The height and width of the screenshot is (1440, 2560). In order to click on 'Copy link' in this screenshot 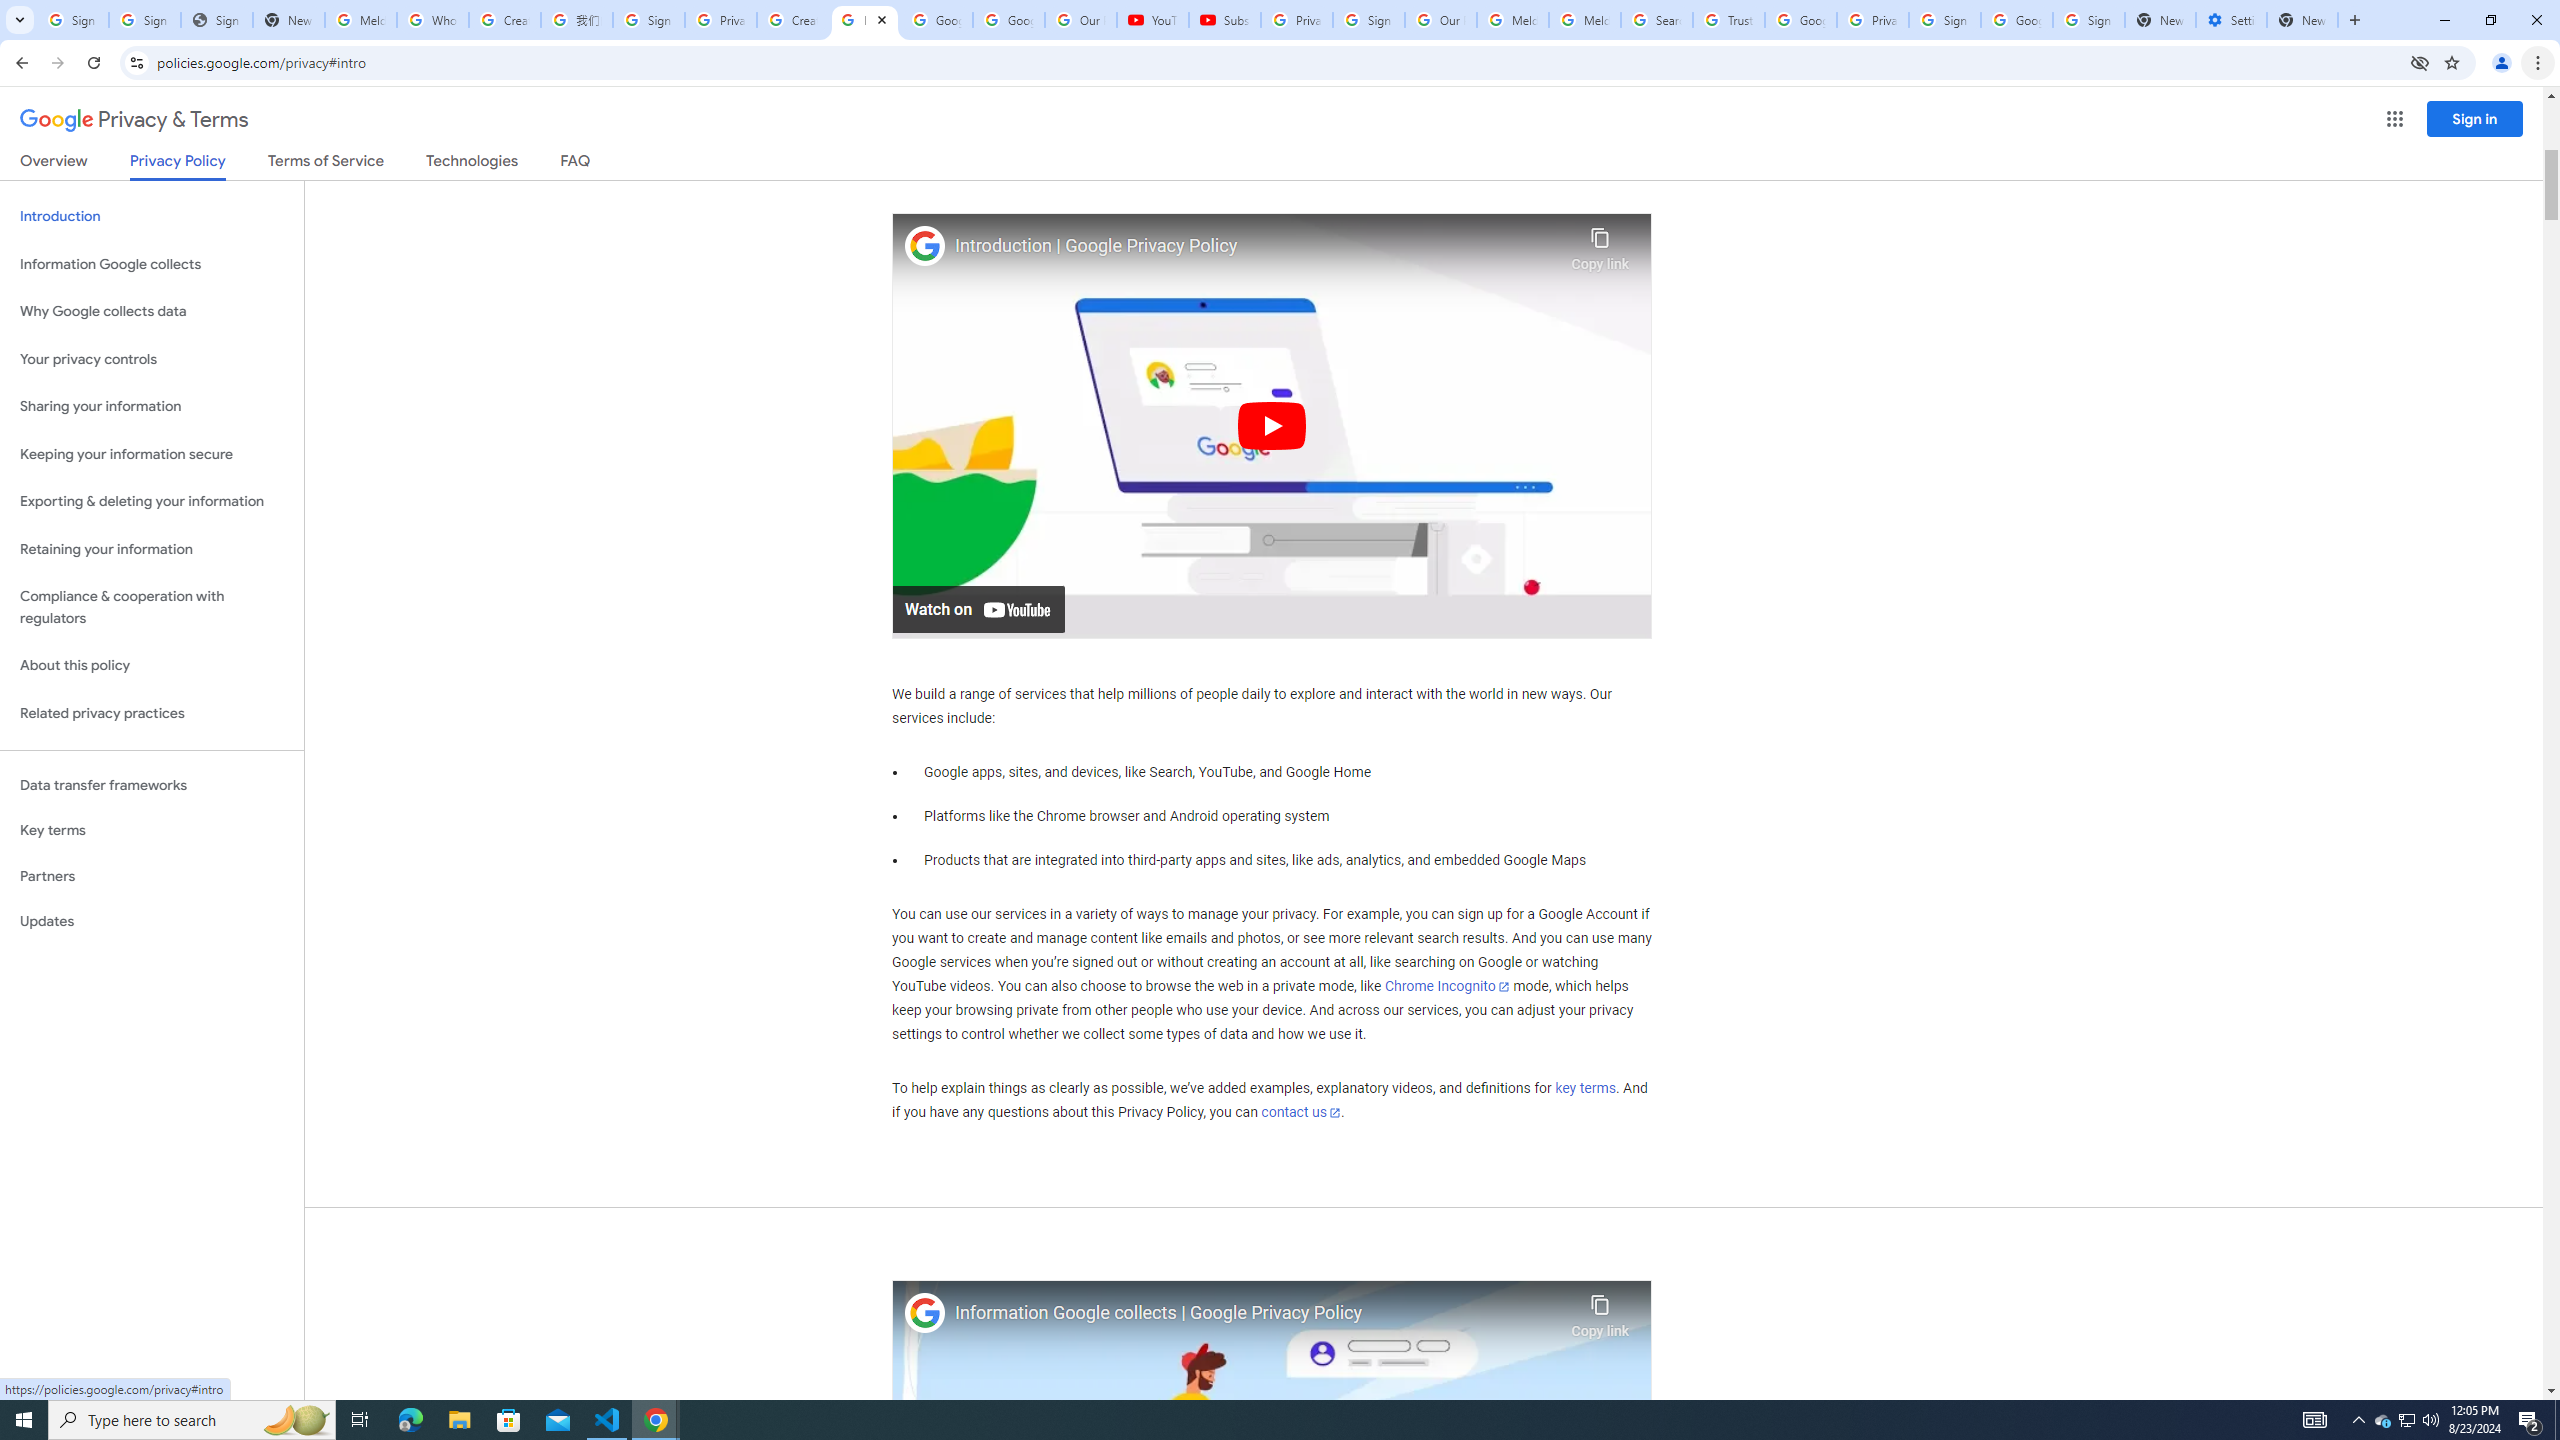, I will do `click(1599, 1310)`.